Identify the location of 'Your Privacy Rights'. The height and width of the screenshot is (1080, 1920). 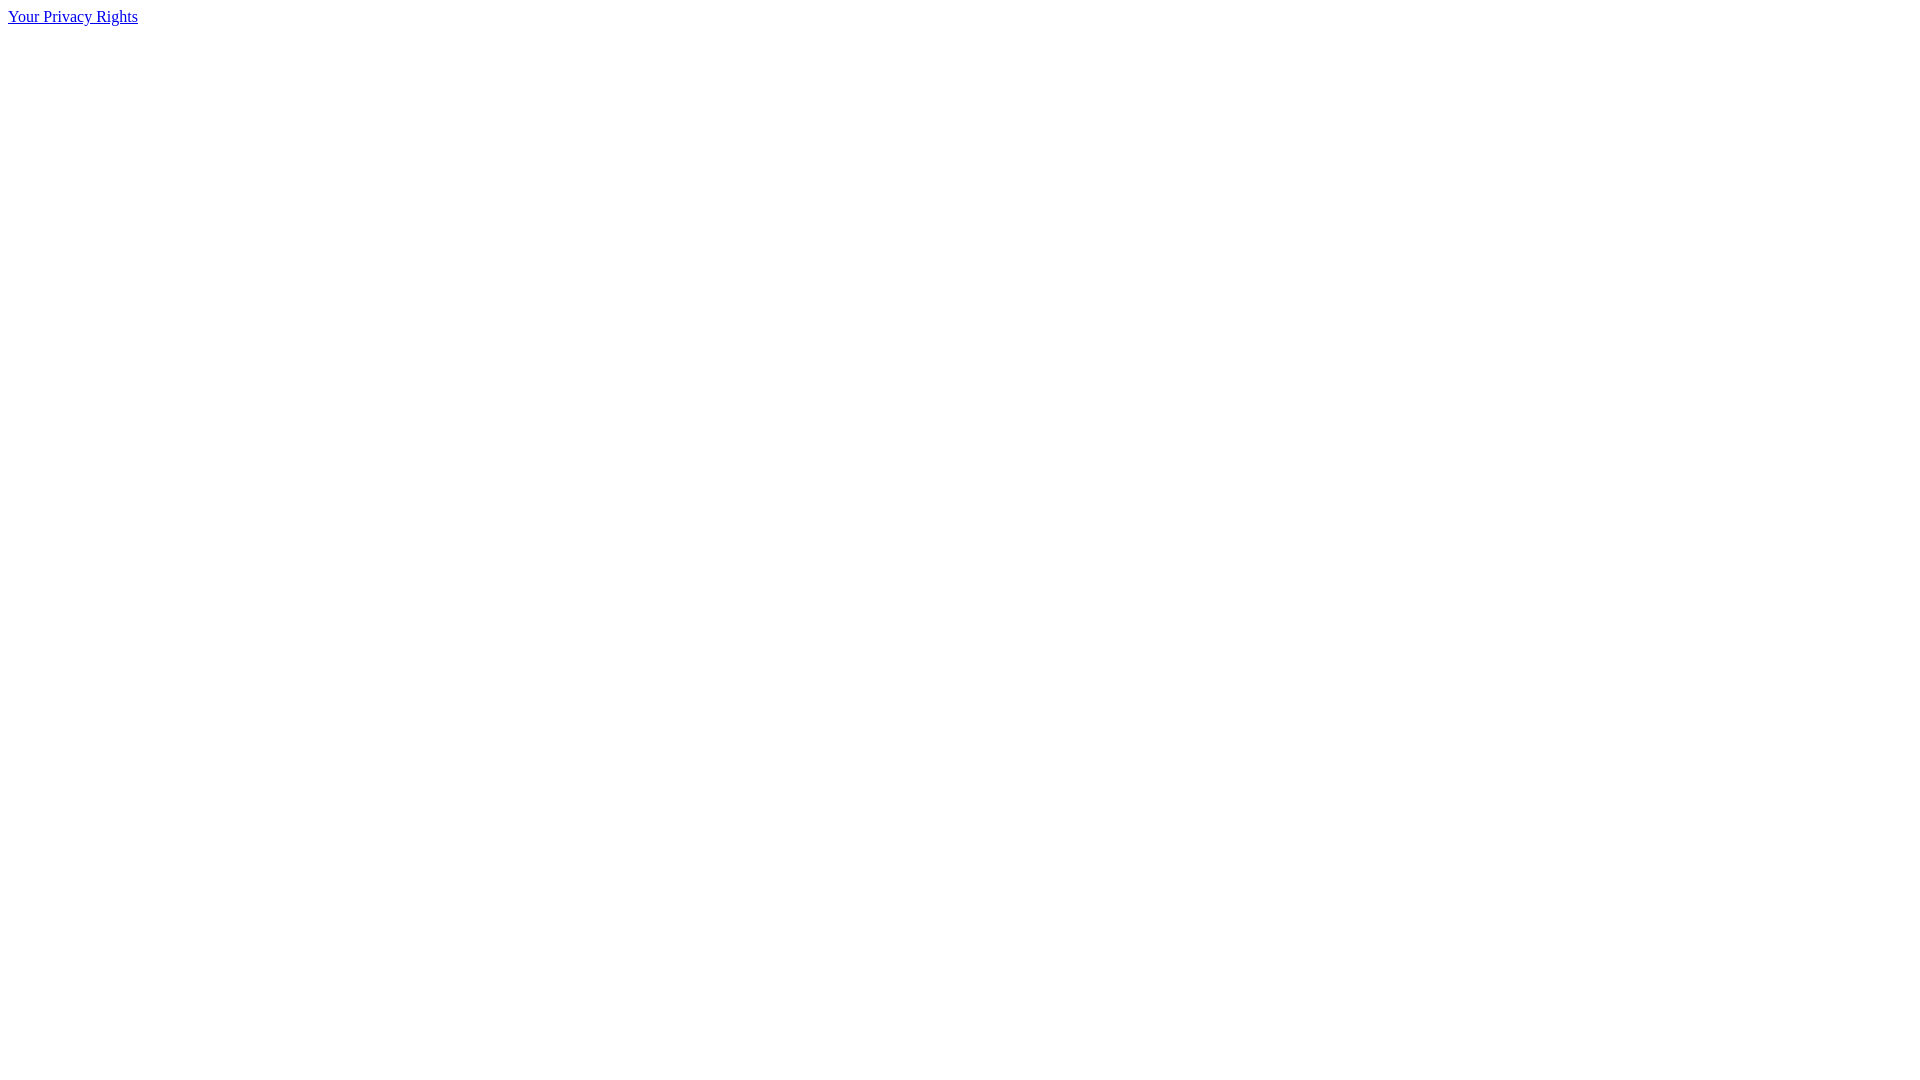
(72, 16).